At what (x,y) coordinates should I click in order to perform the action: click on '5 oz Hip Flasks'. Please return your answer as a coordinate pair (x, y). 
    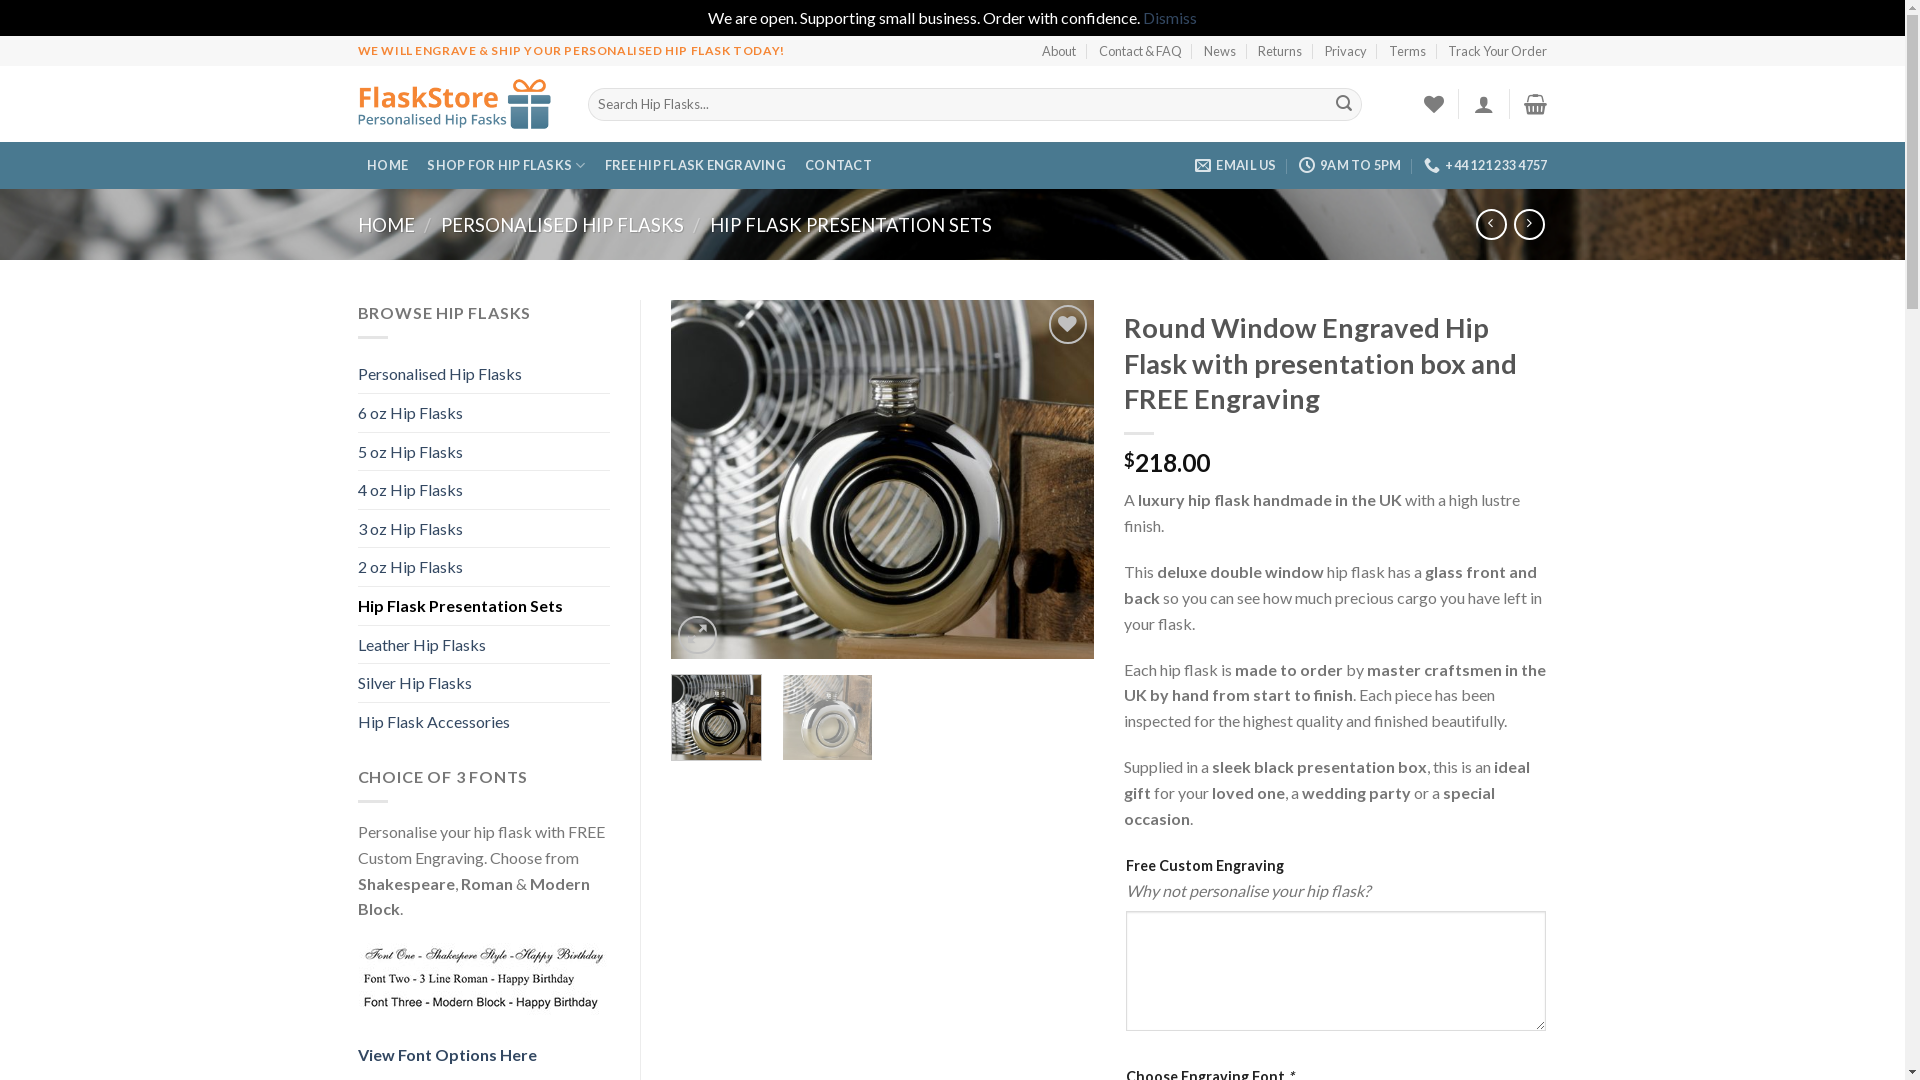
    Looking at the image, I should click on (484, 451).